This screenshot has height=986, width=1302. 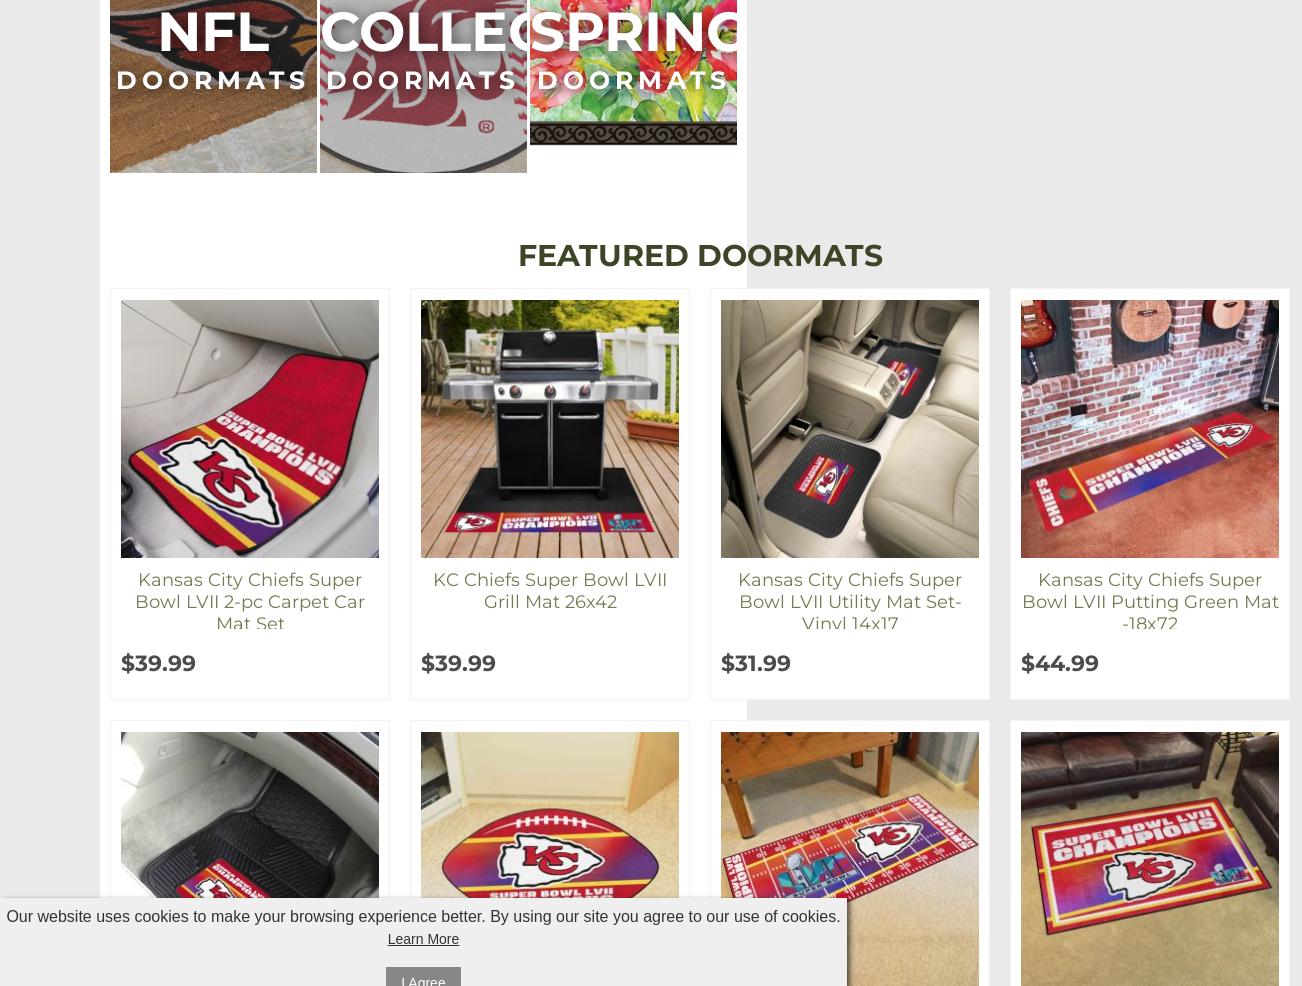 I want to click on 'Kansas City Chiefs Super Bowl LVII 2-pc Carpet Car Mat Set', so click(x=249, y=601).